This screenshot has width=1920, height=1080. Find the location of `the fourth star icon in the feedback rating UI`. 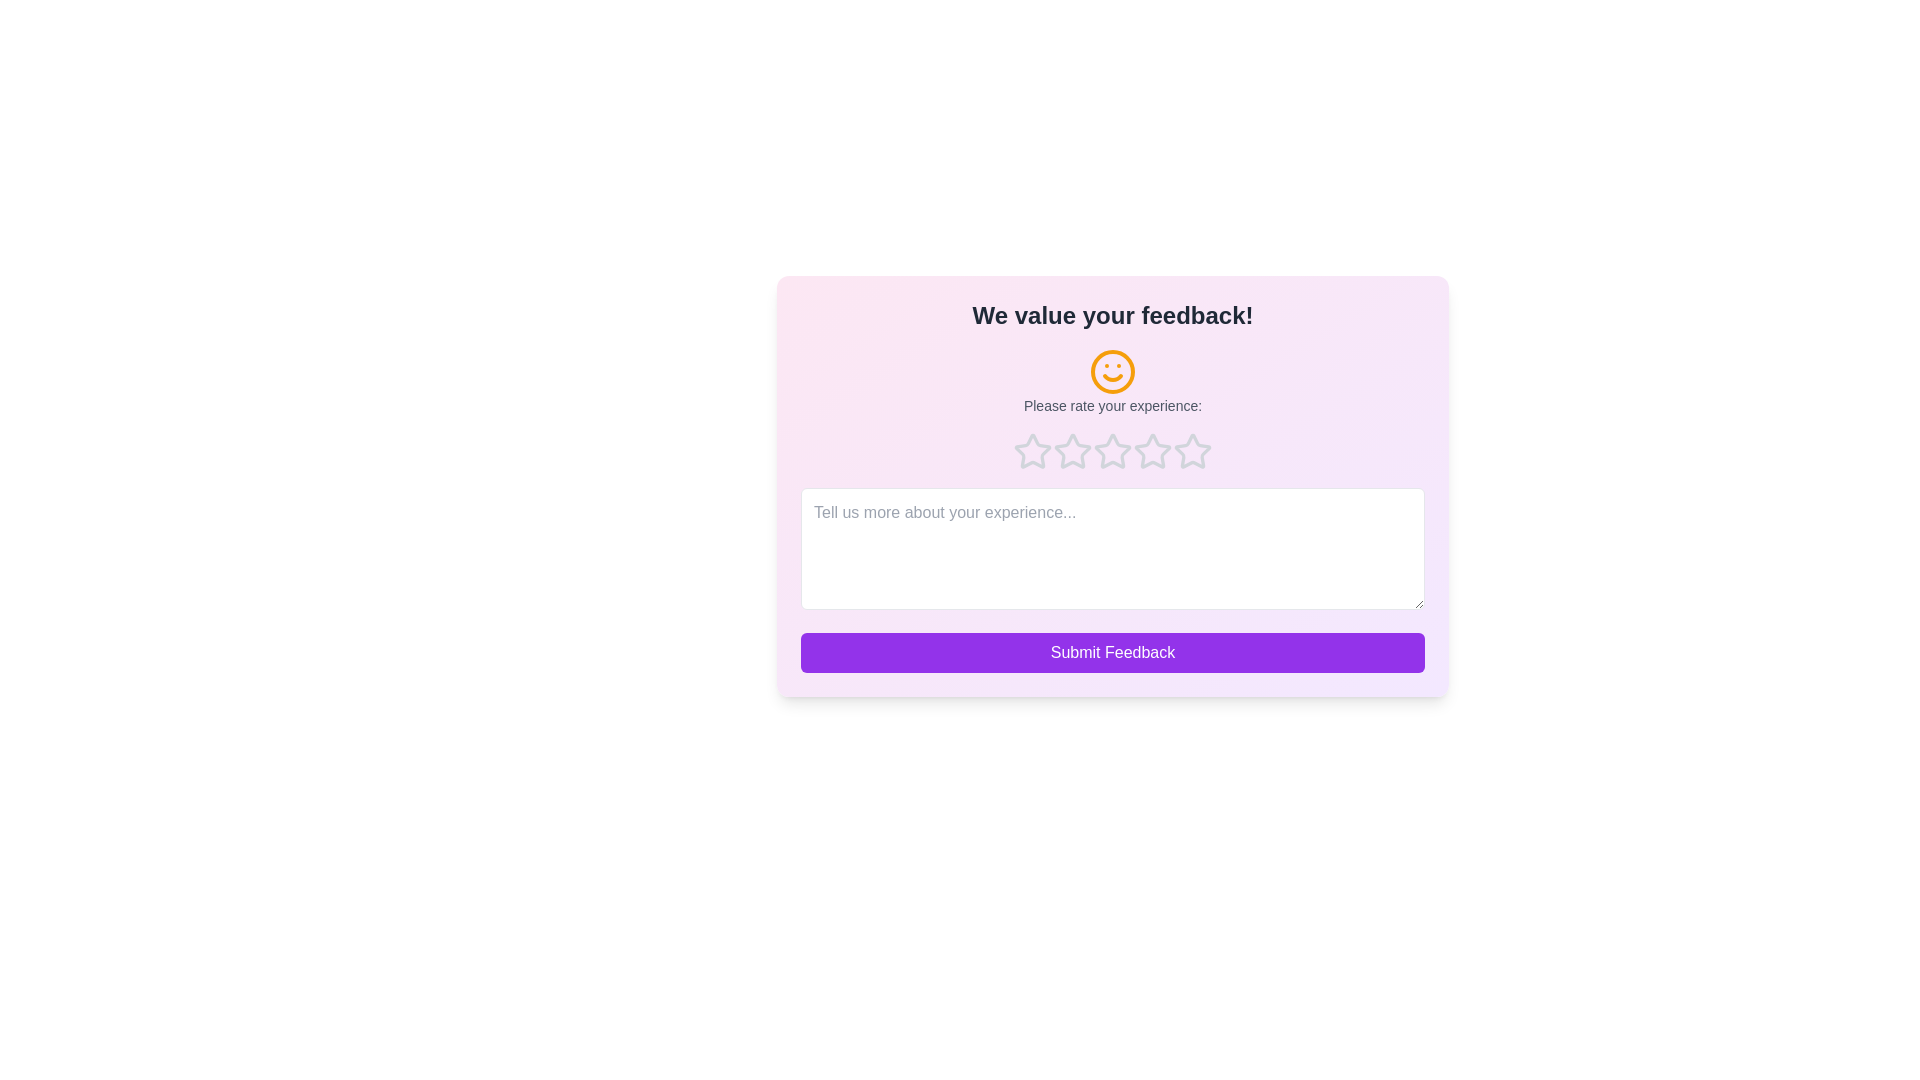

the fourth star icon in the feedback rating UI is located at coordinates (1152, 451).